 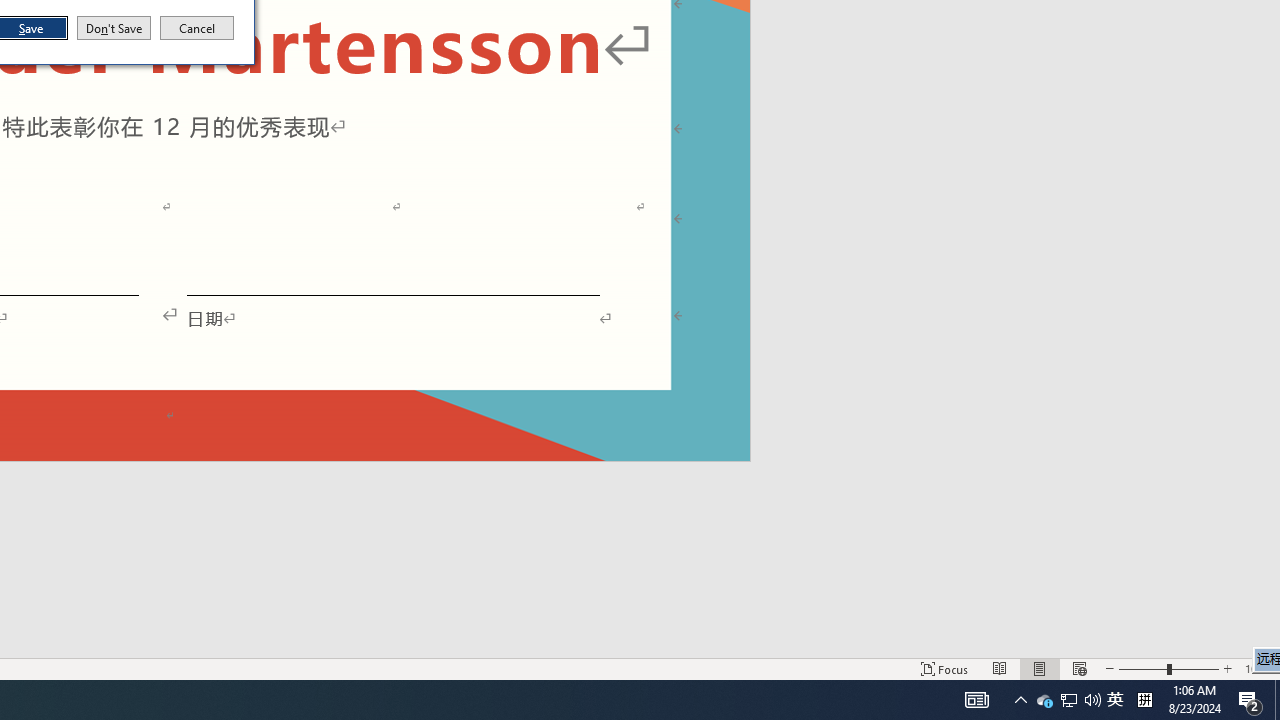 I want to click on 'Tray Input Indicator - Chinese (Simplified, China)', so click(x=1114, y=698).